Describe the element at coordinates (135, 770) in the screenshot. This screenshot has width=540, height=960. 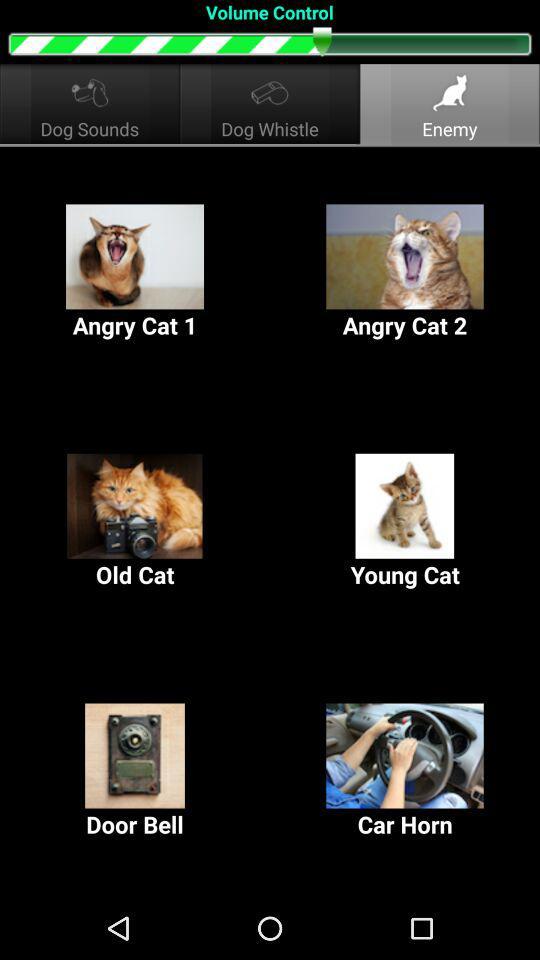
I see `door bell at the bottom left corner` at that location.